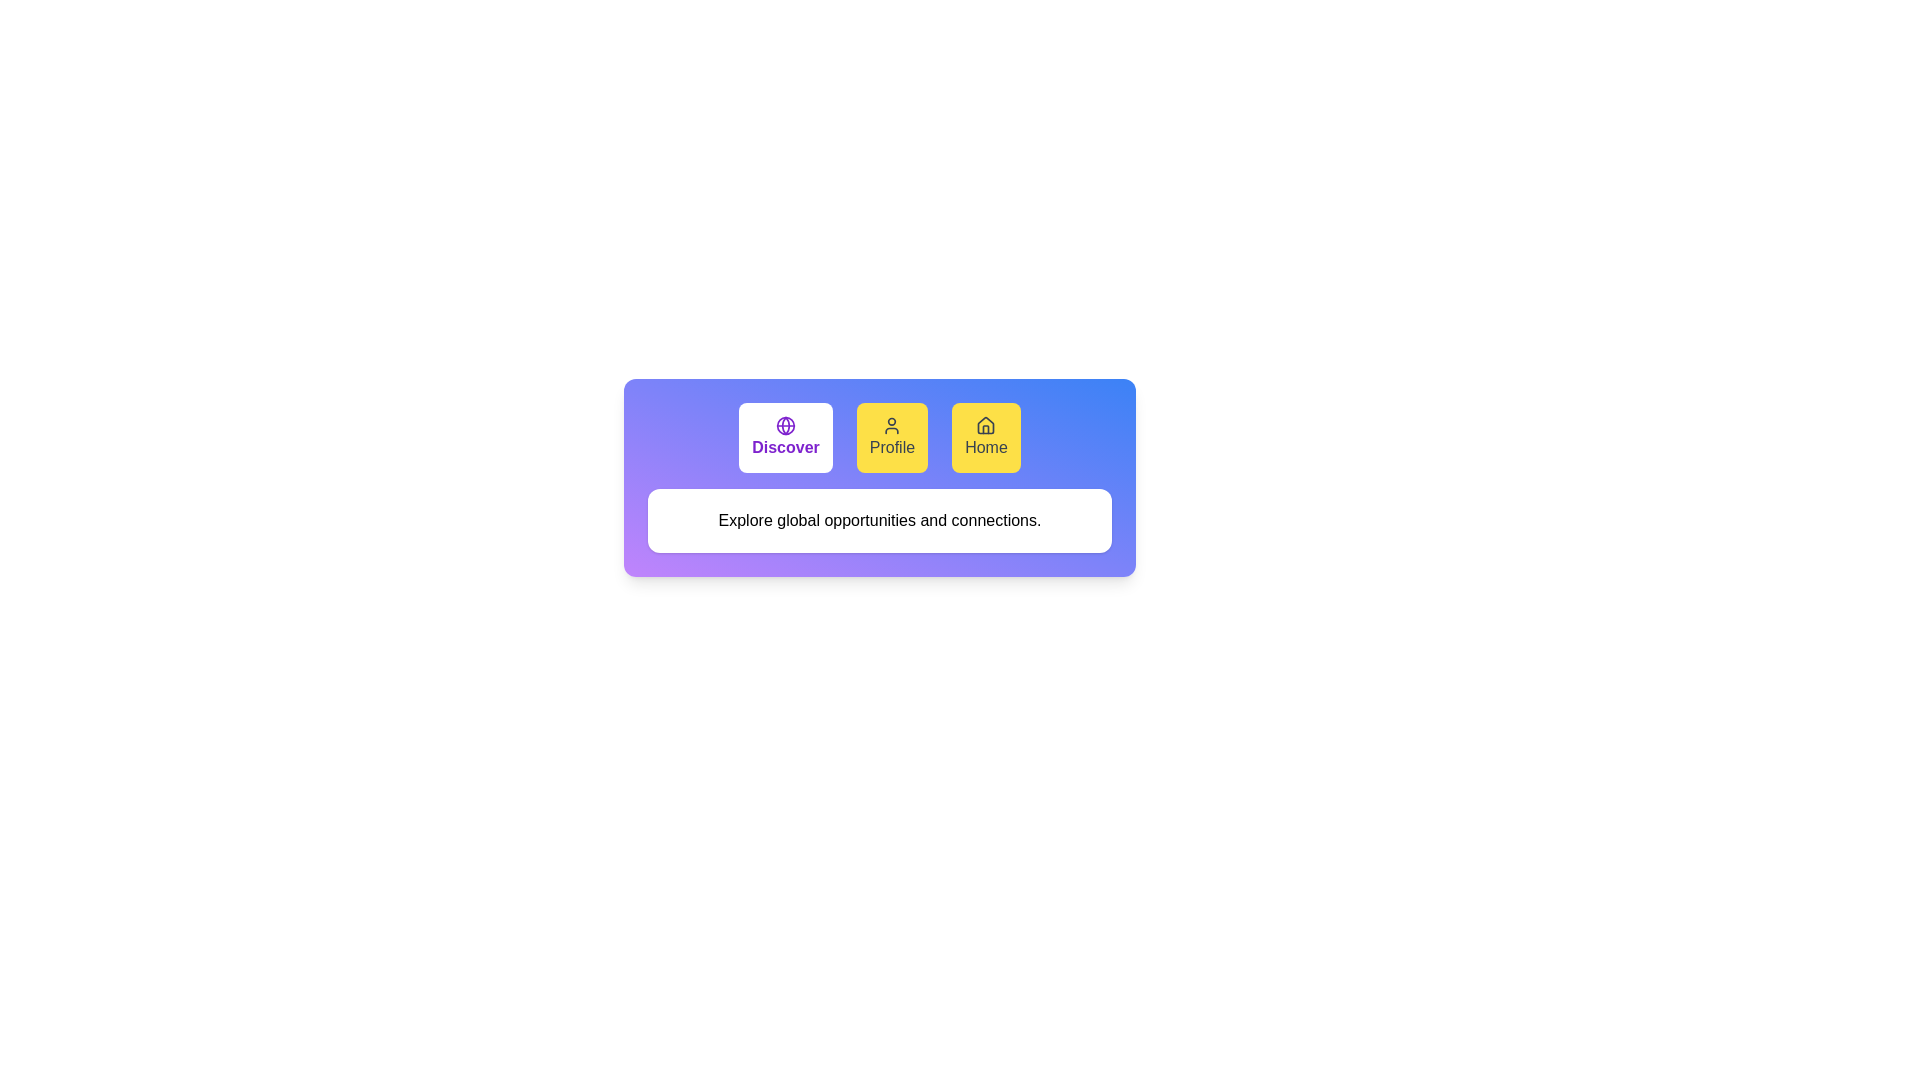 The image size is (1920, 1080). Describe the element at coordinates (879, 519) in the screenshot. I see `the white background text block with rounded corners that contains the text 'Explore global opportunities and connections.' positioned centrally below the buttons 'Discover', 'Profile', and 'Home'` at that location.